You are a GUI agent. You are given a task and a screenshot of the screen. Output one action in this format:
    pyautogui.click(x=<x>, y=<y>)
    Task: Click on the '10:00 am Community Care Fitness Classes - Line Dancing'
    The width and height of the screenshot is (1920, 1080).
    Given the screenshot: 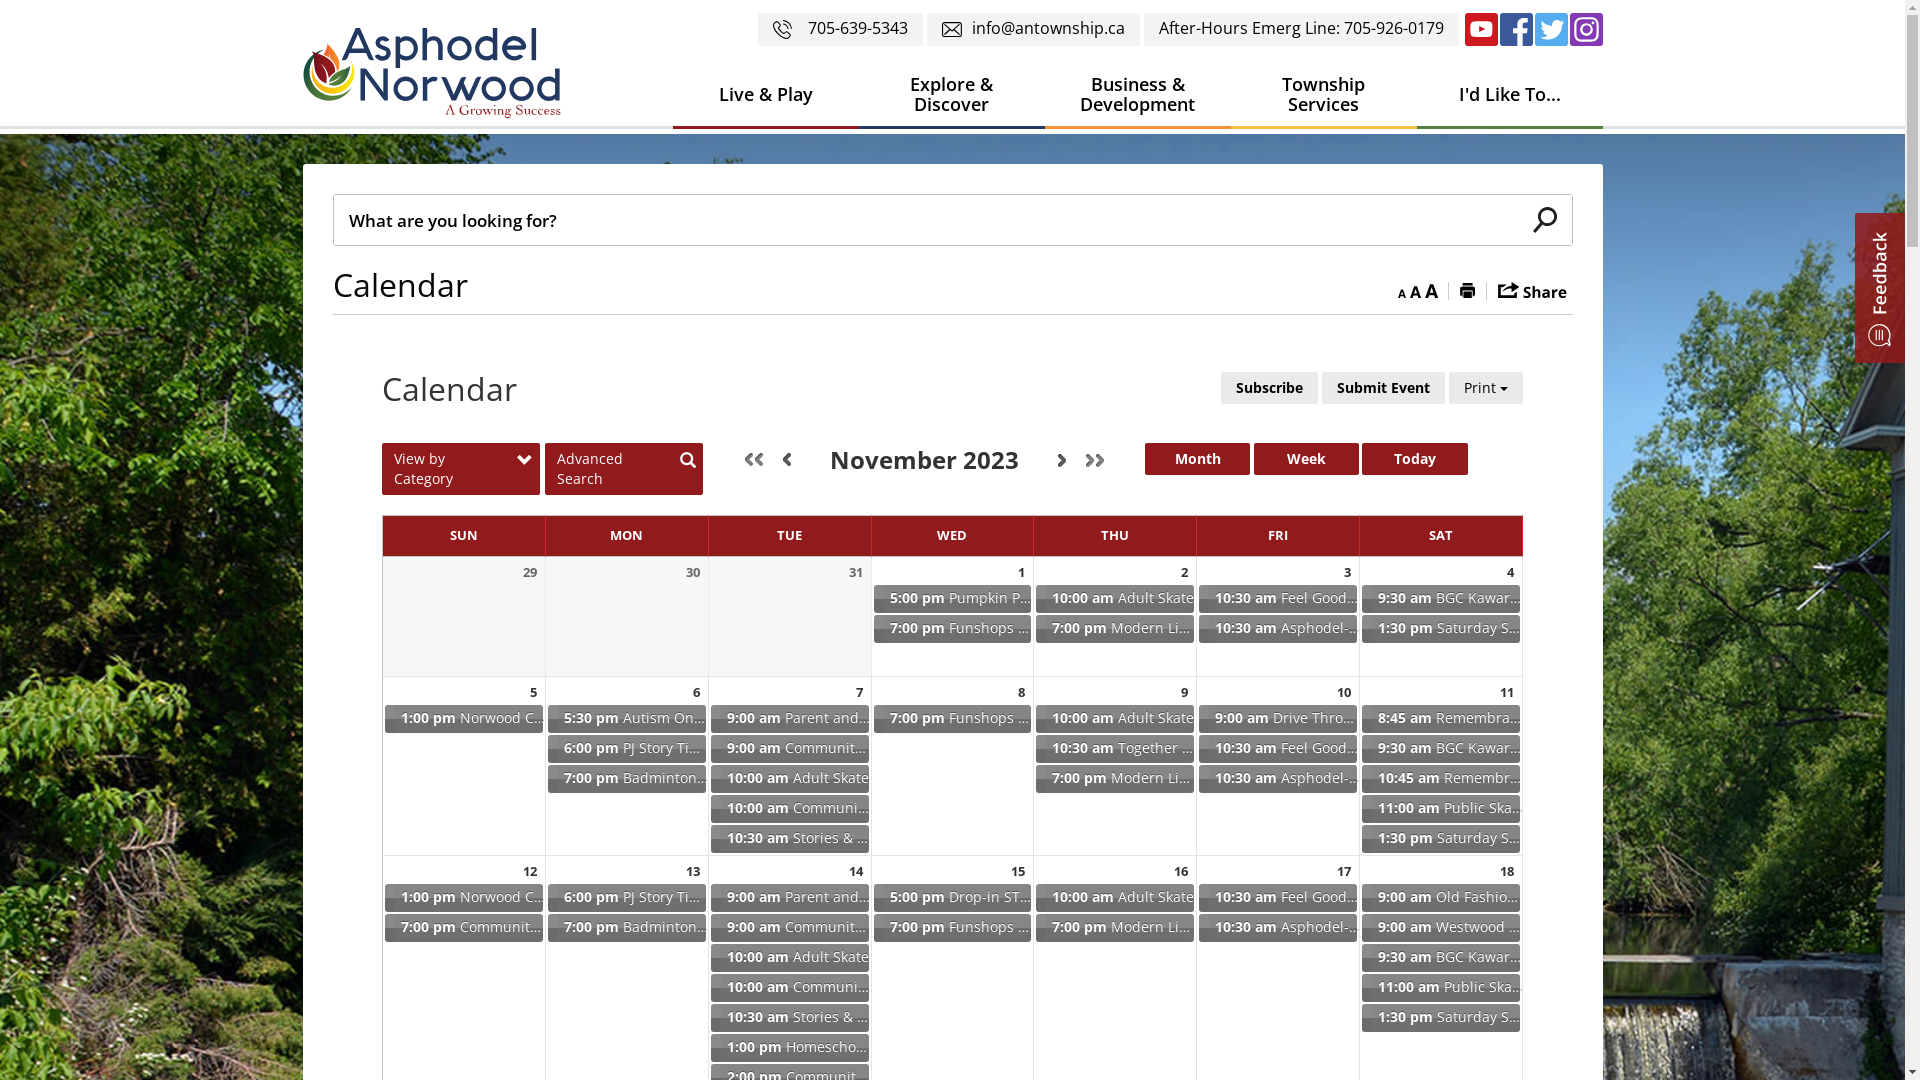 What is the action you would take?
    pyautogui.click(x=789, y=808)
    